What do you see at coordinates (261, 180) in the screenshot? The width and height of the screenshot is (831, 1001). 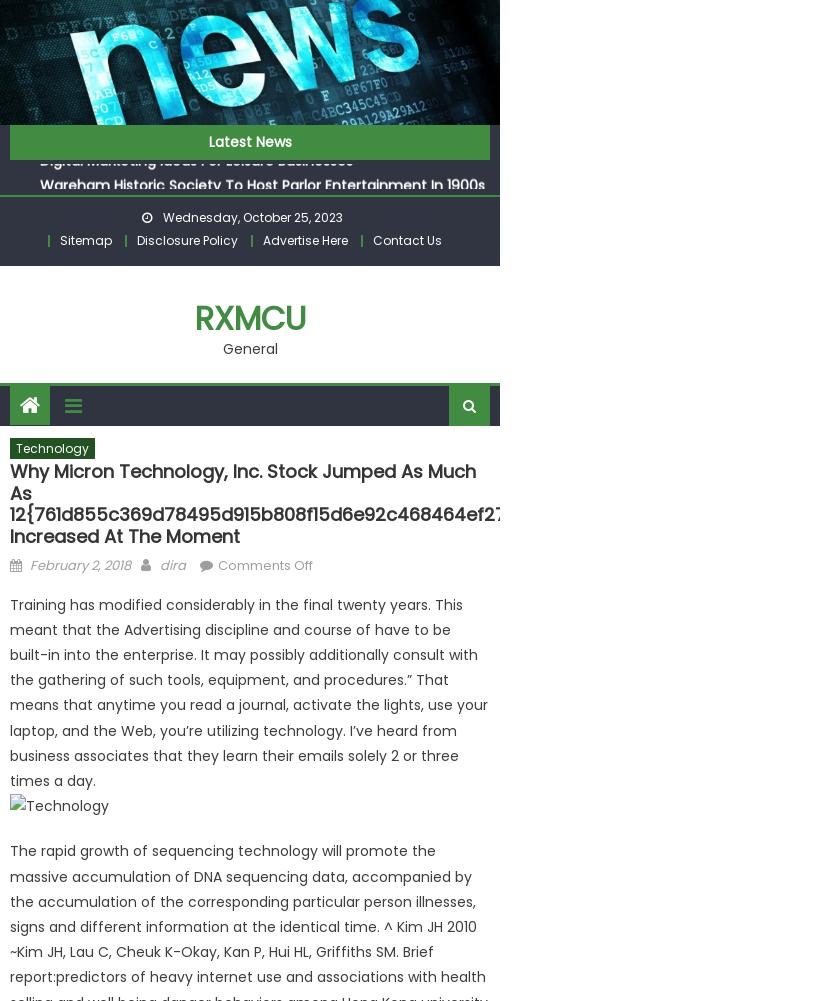 I see `'Wareham Historic Society To Host Parlor Entertainment In 1900s'` at bounding box center [261, 180].